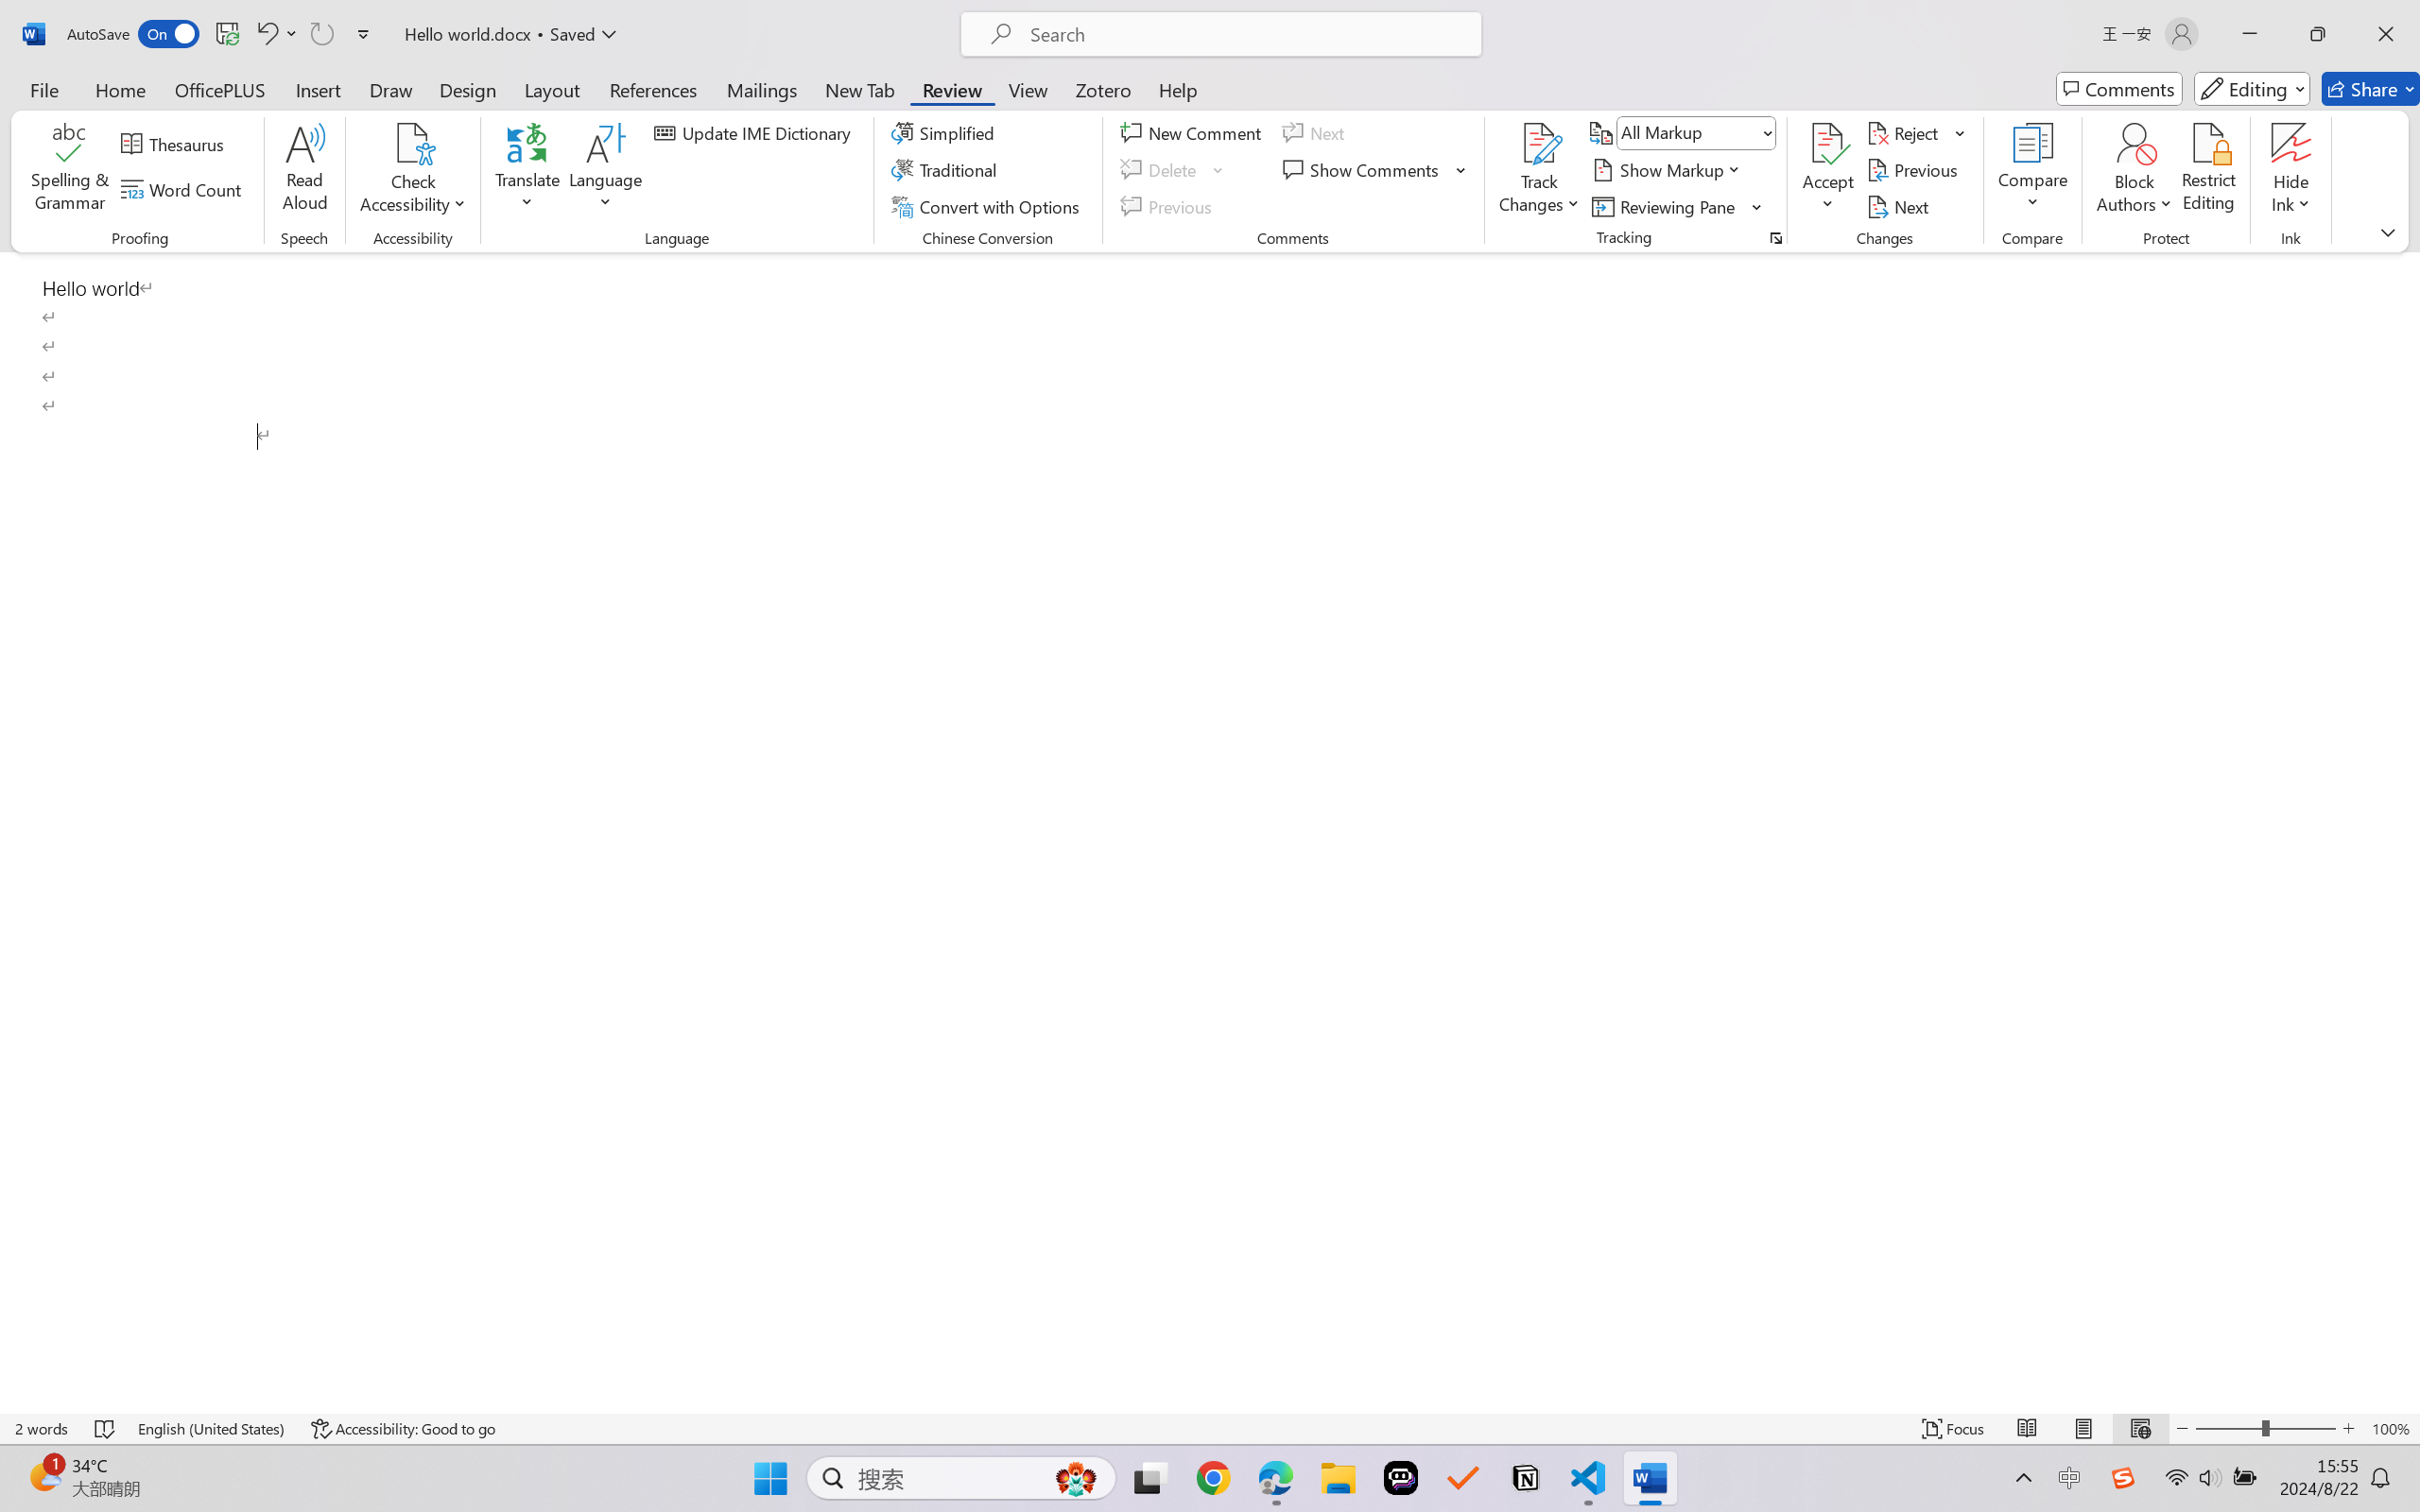 The image size is (2420, 1512). I want to click on 'Undo Click and Type Formatting', so click(265, 33).